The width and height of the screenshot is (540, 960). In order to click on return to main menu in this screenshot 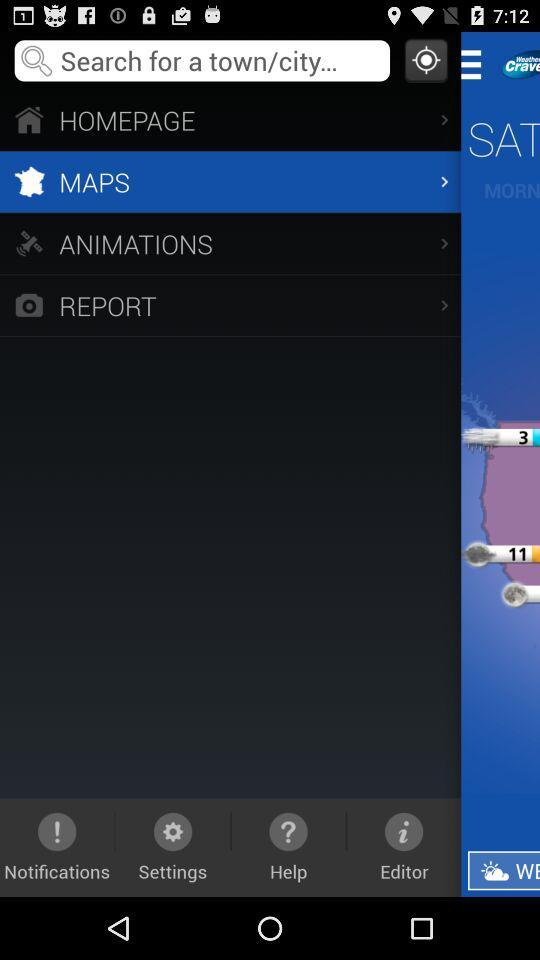, I will do `click(476, 64)`.